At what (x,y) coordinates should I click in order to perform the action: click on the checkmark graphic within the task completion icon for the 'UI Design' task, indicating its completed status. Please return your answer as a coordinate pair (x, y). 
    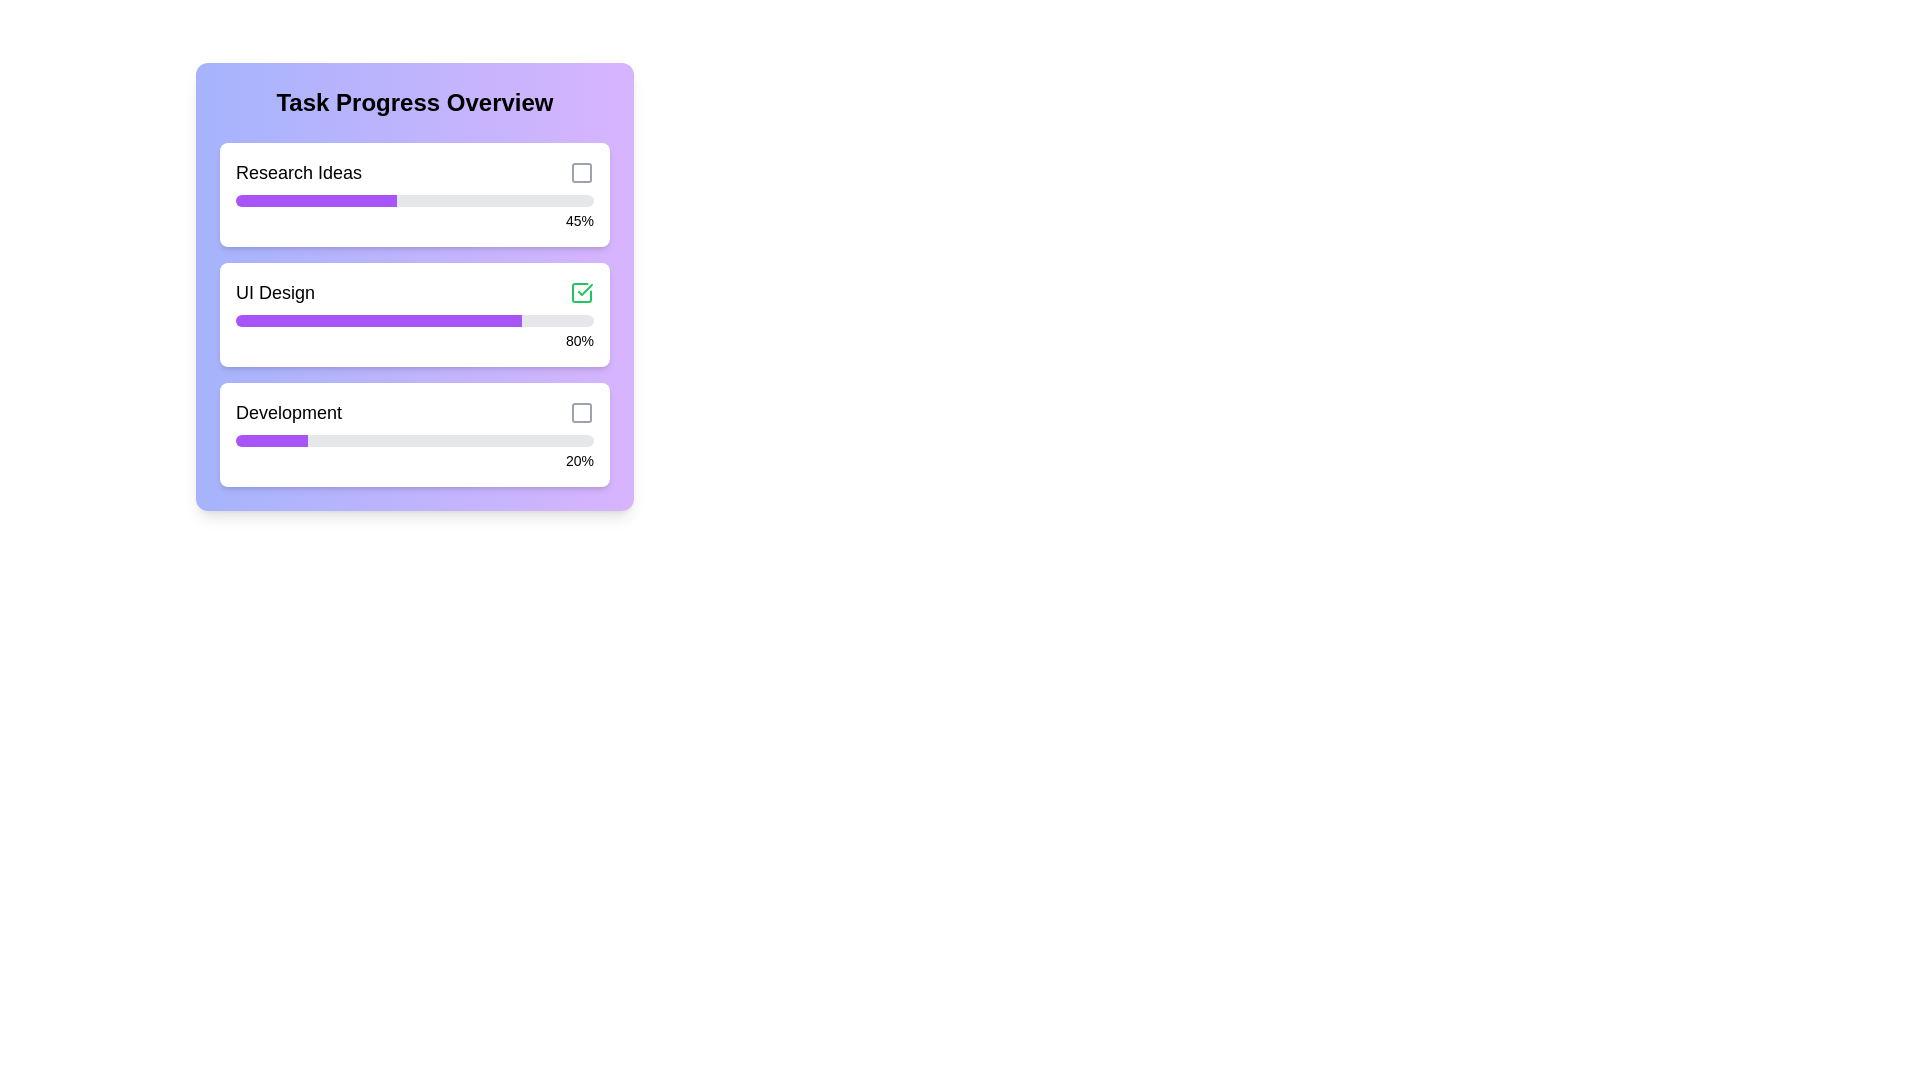
    Looking at the image, I should click on (584, 289).